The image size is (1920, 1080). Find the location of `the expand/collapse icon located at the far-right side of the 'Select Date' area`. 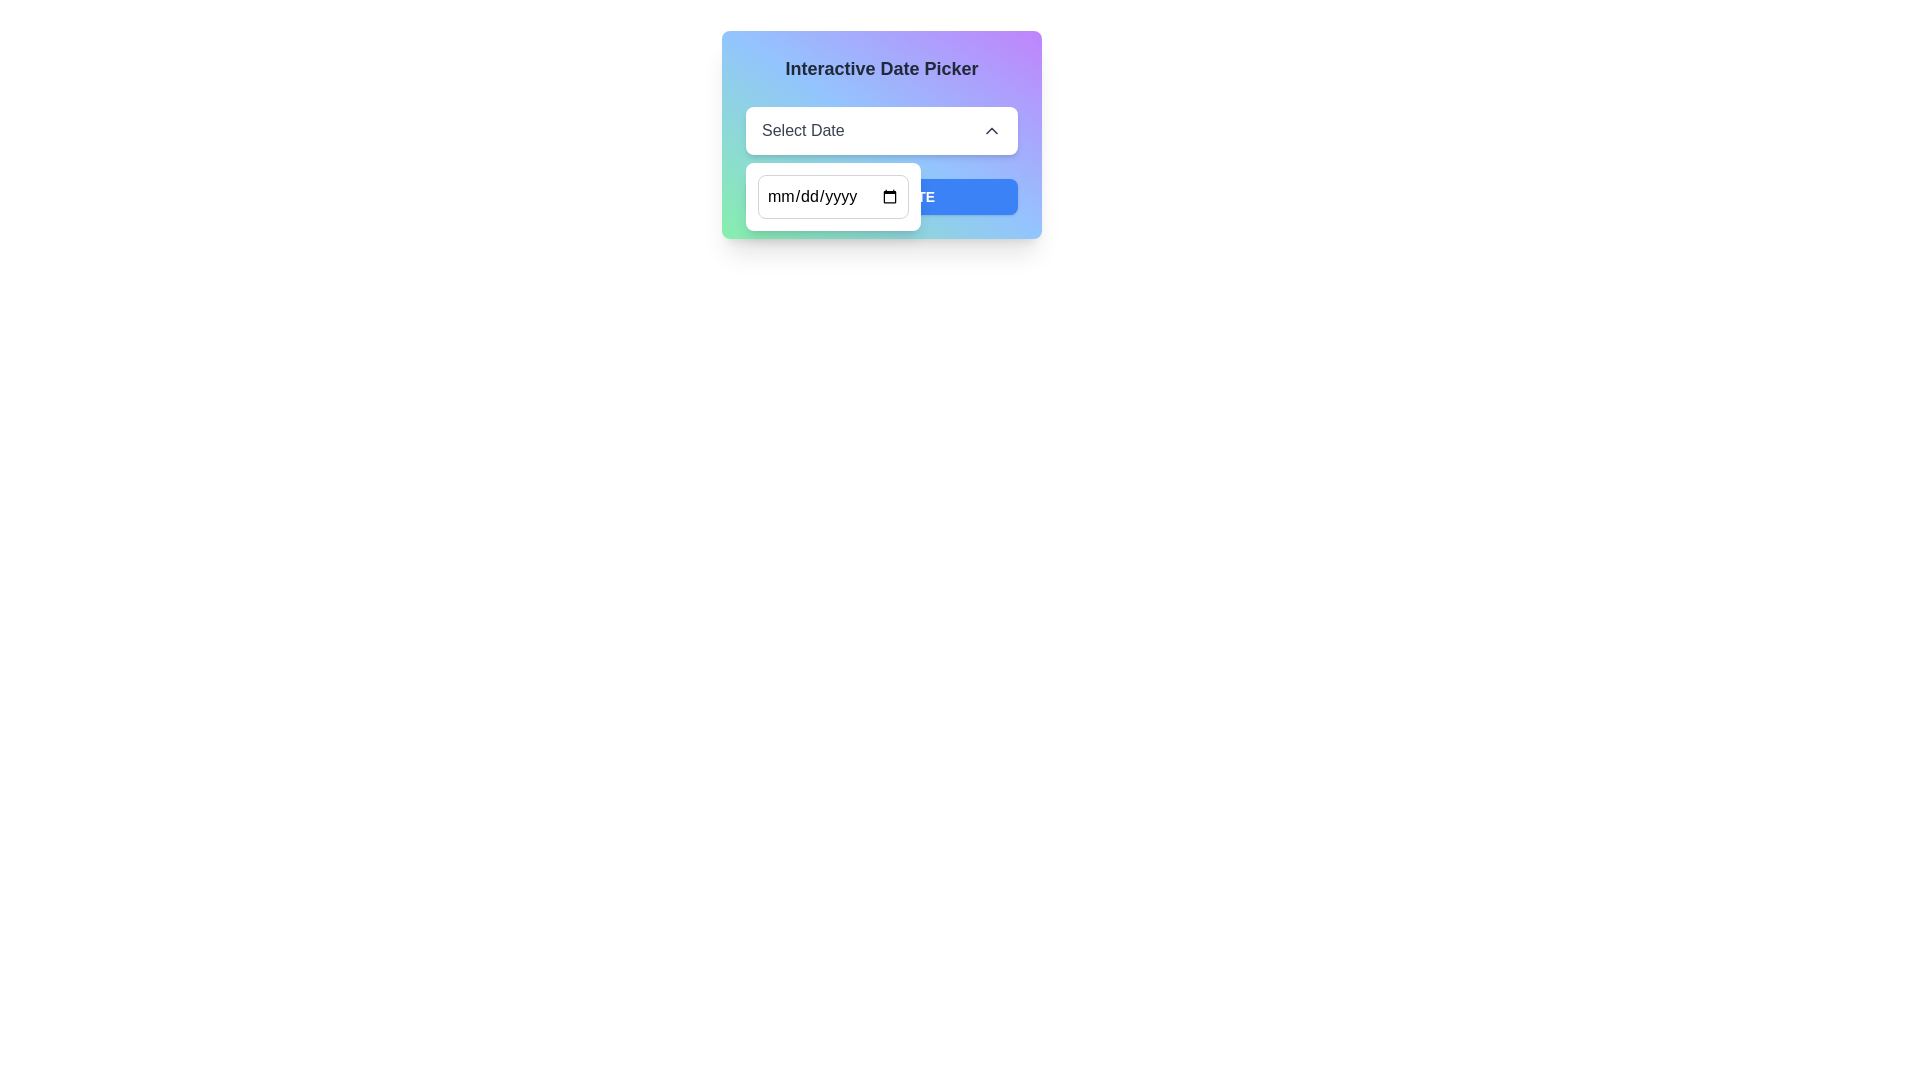

the expand/collapse icon located at the far-right side of the 'Select Date' area is located at coordinates (992, 131).